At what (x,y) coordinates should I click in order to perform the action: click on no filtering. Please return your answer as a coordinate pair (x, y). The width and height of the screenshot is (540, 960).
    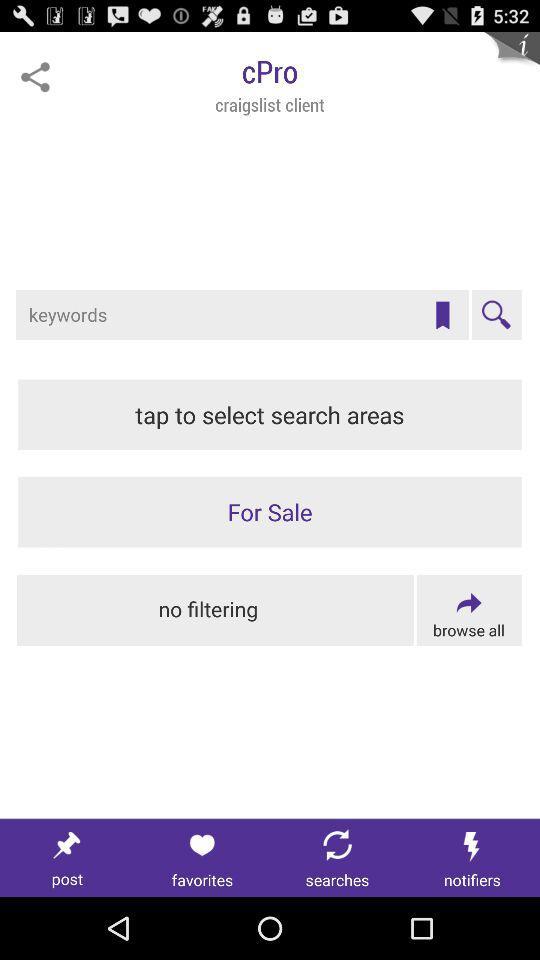
    Looking at the image, I should click on (214, 609).